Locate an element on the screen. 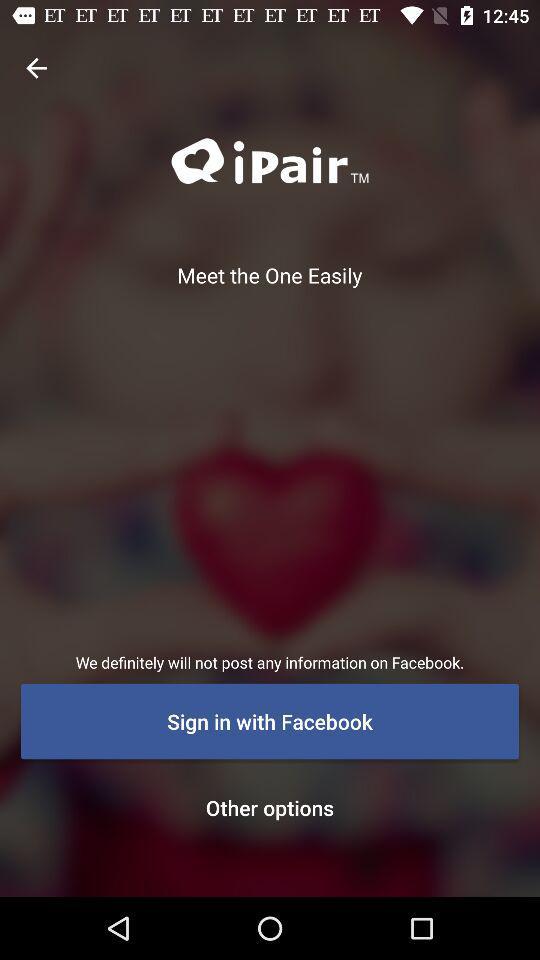 The height and width of the screenshot is (960, 540). the item above we definitely will item is located at coordinates (36, 68).